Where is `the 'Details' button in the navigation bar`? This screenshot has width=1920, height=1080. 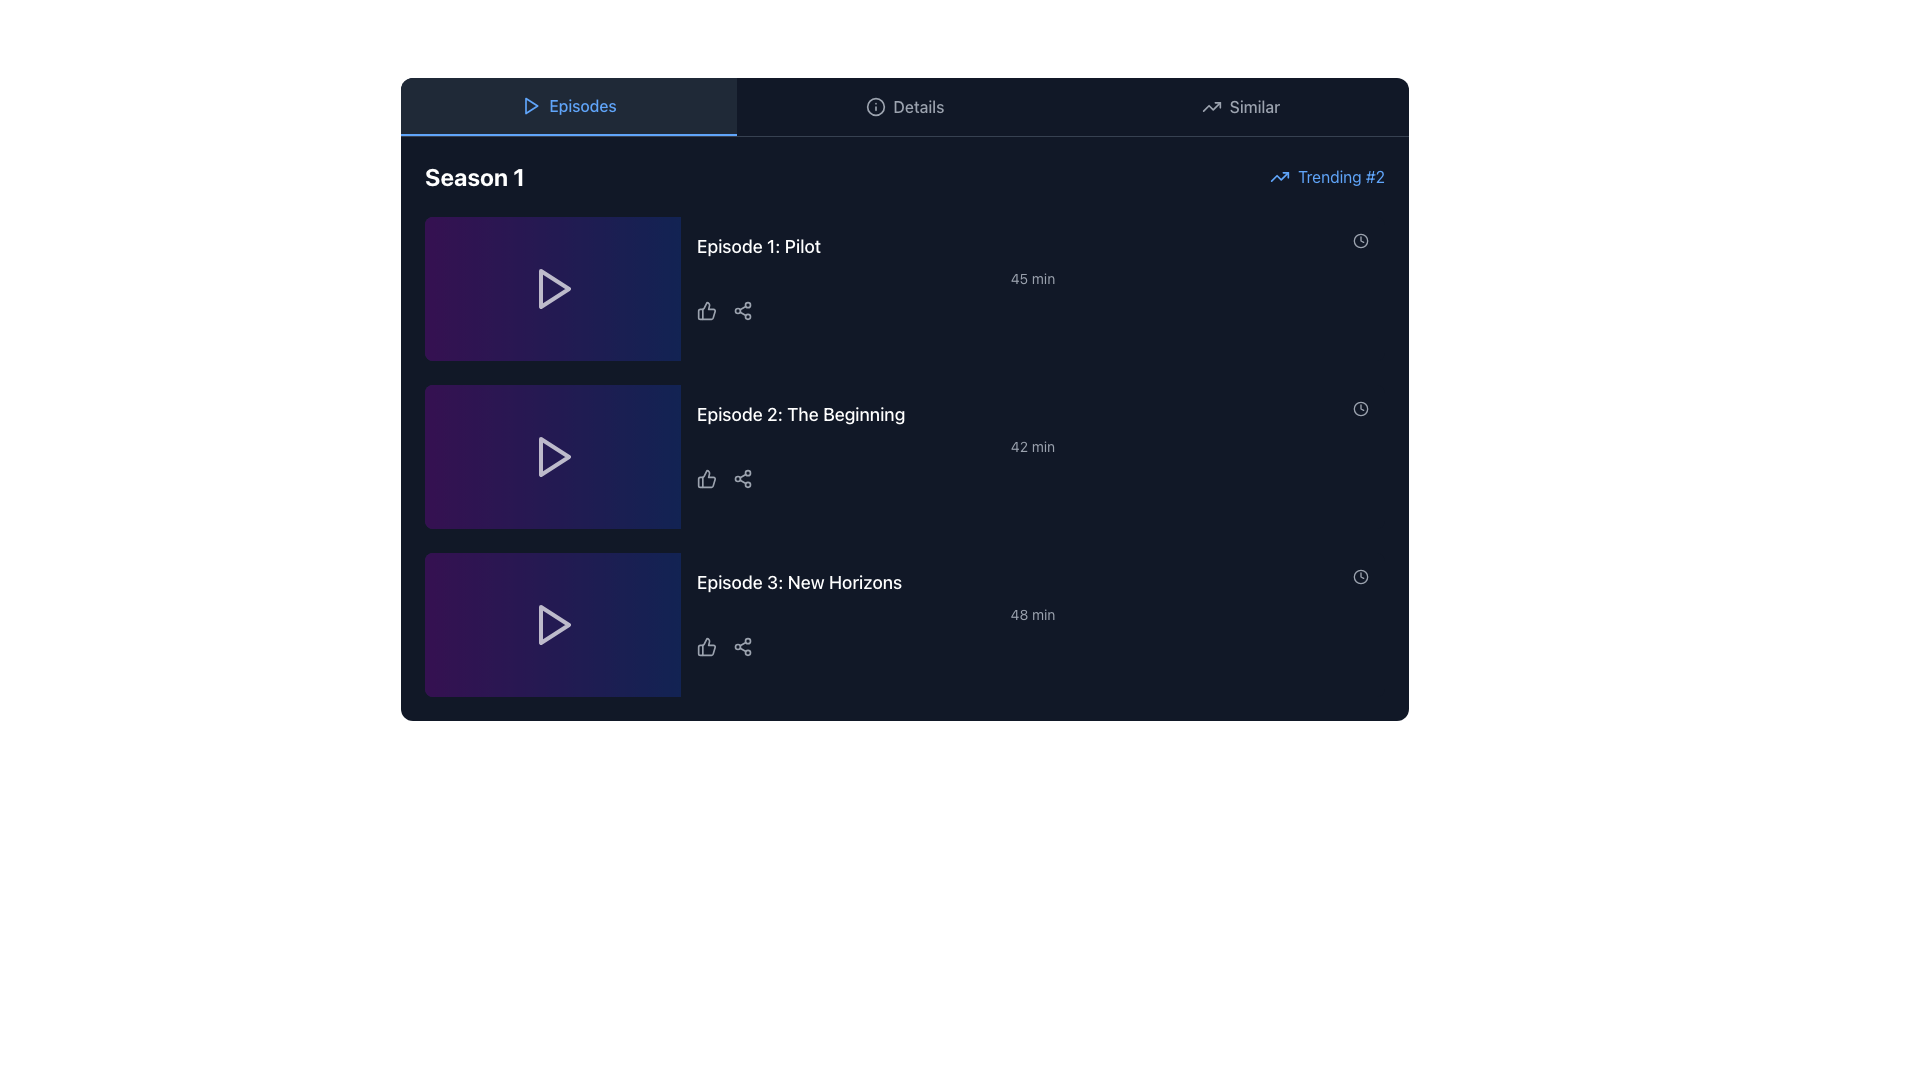
the 'Details' button in the navigation bar is located at coordinates (904, 107).